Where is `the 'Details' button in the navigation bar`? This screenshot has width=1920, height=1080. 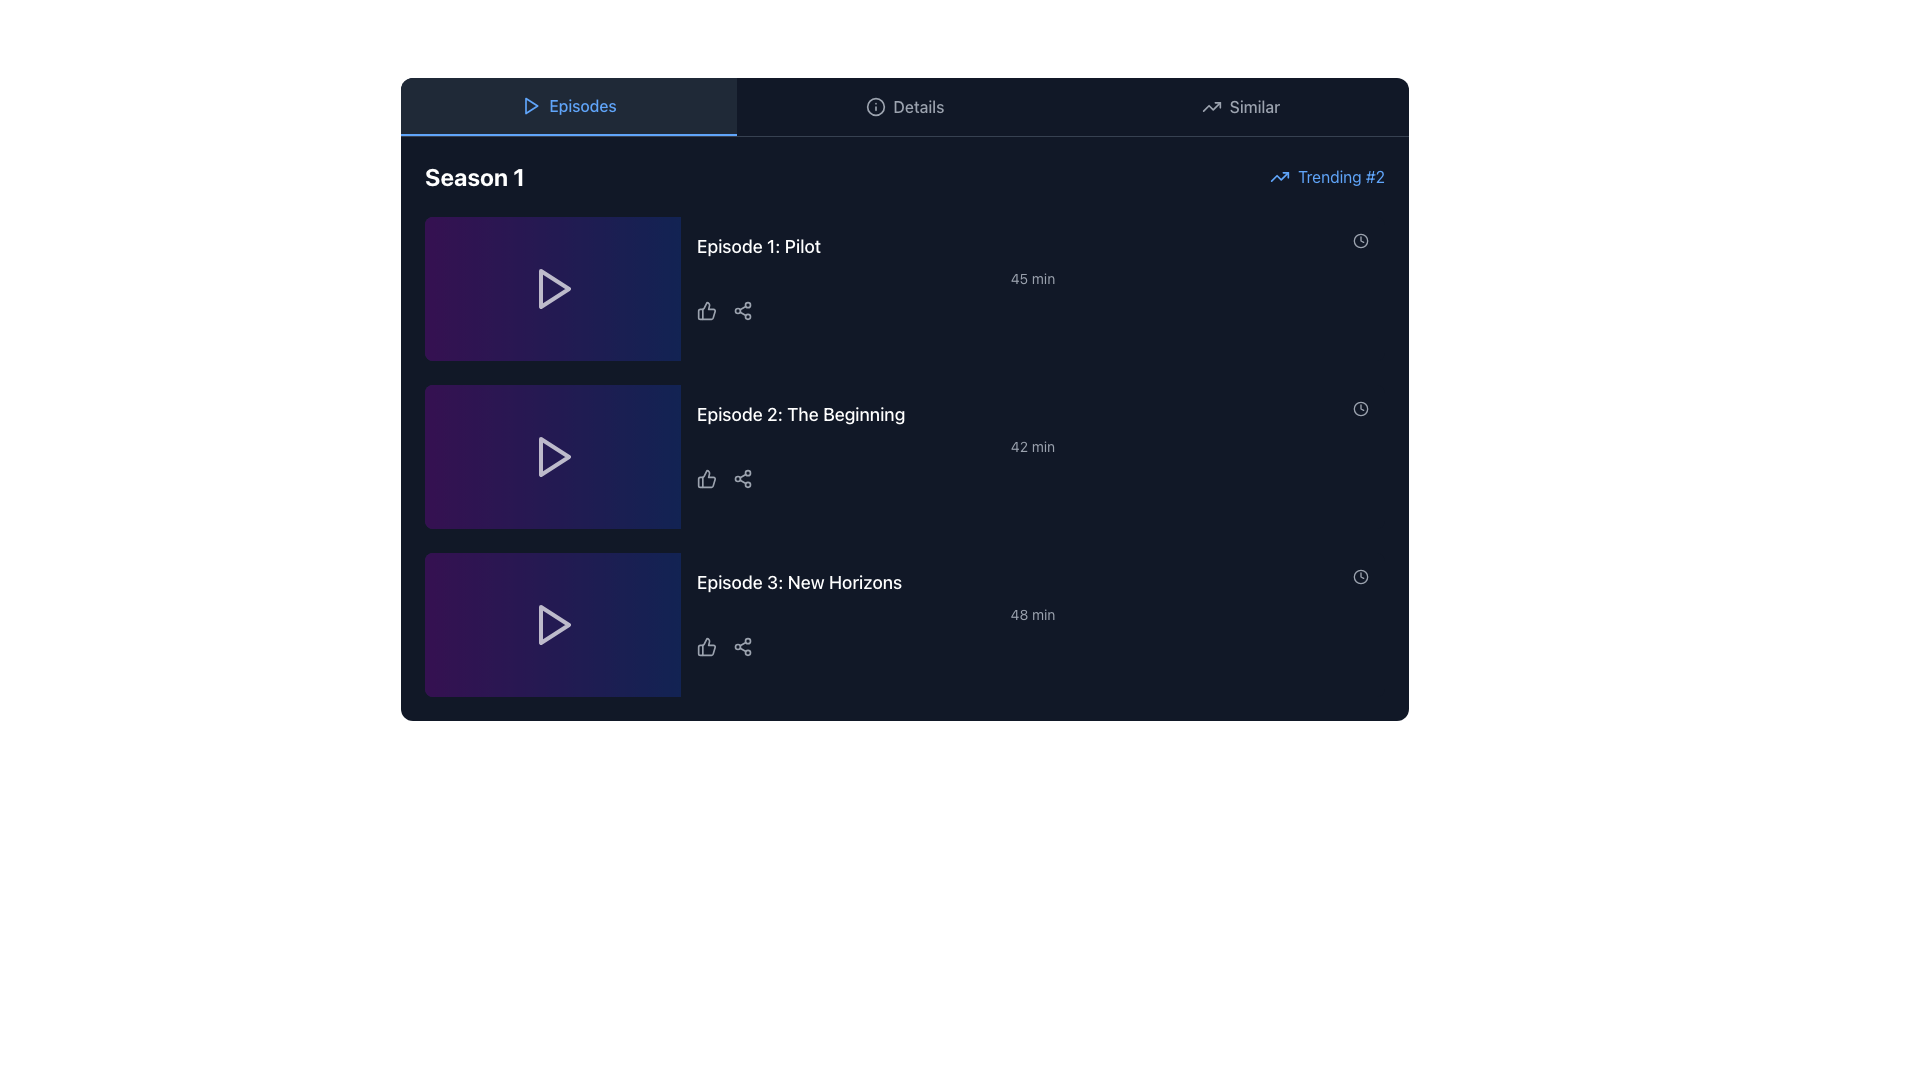
the 'Details' button in the navigation bar is located at coordinates (904, 107).